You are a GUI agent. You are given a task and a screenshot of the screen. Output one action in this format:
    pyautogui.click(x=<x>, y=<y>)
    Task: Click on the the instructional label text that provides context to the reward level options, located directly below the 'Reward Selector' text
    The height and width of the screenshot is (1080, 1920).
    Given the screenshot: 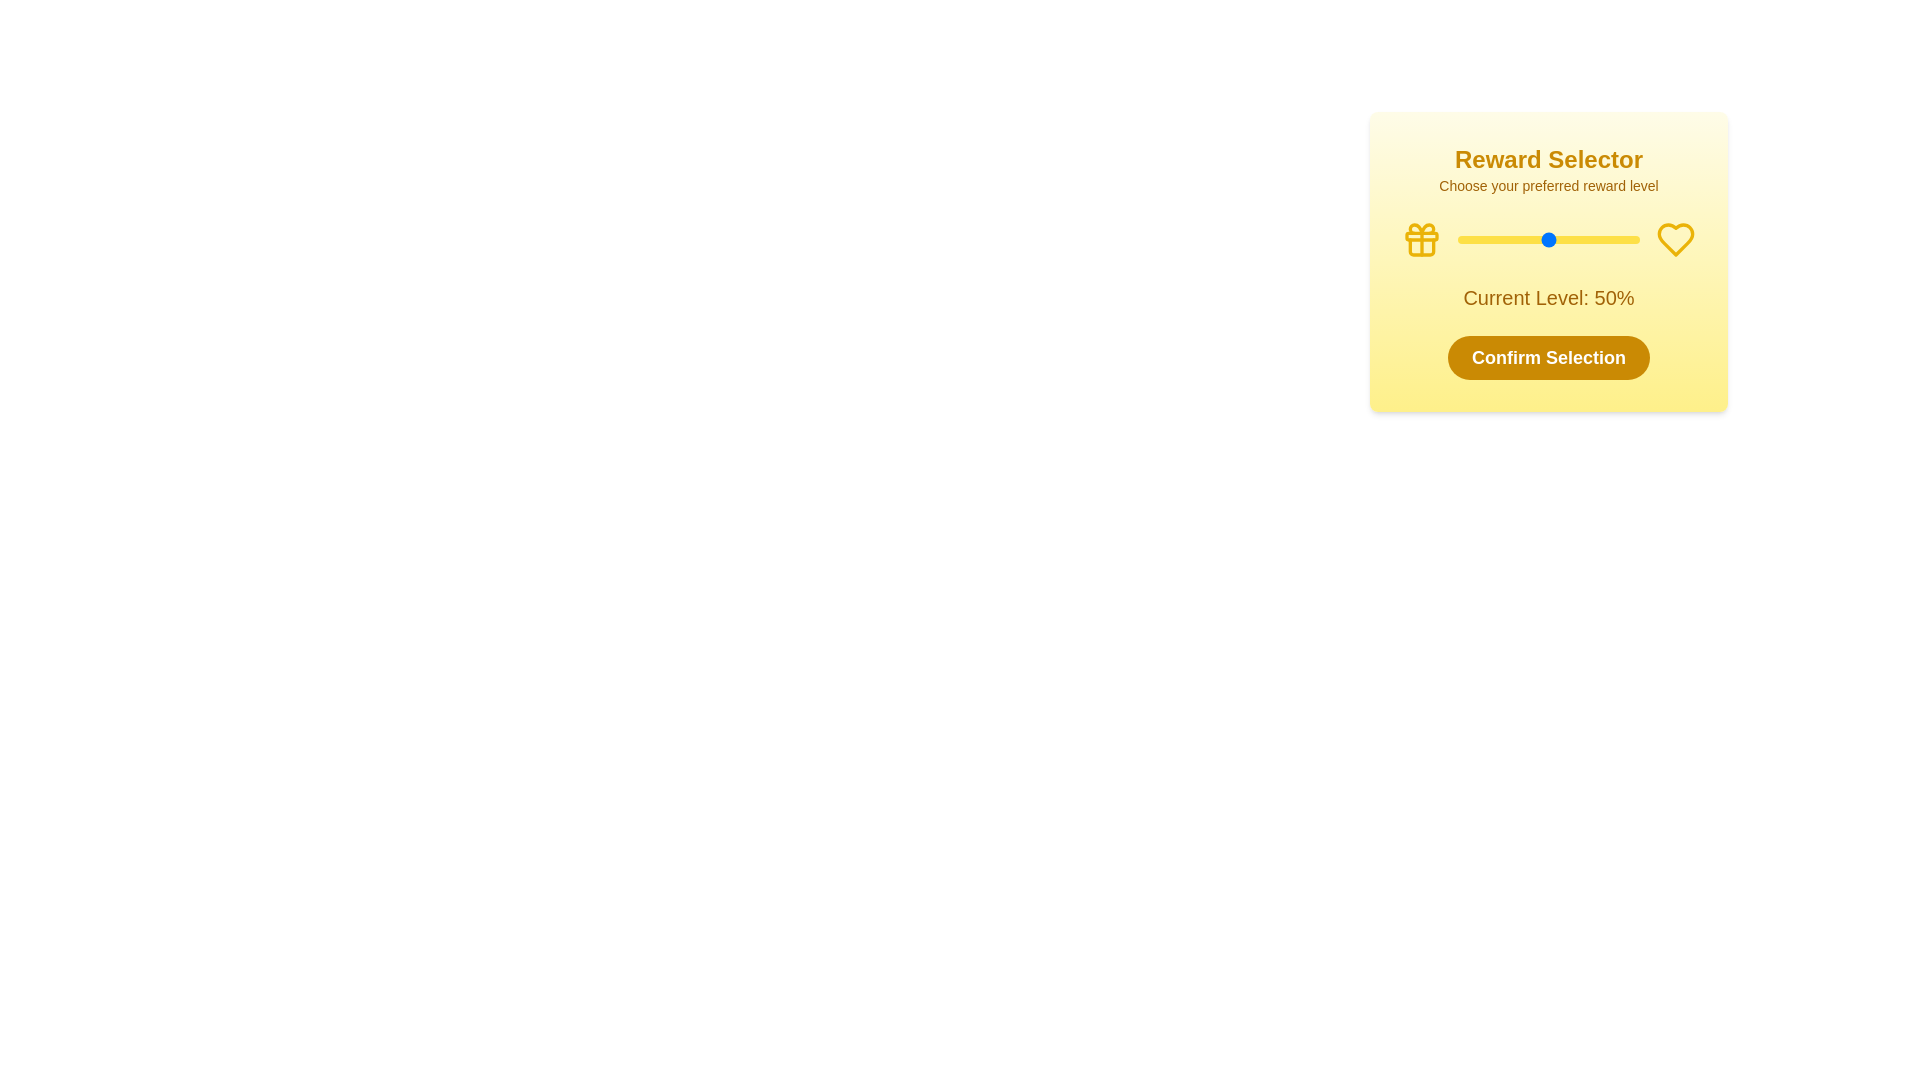 What is the action you would take?
    pyautogui.click(x=1548, y=185)
    